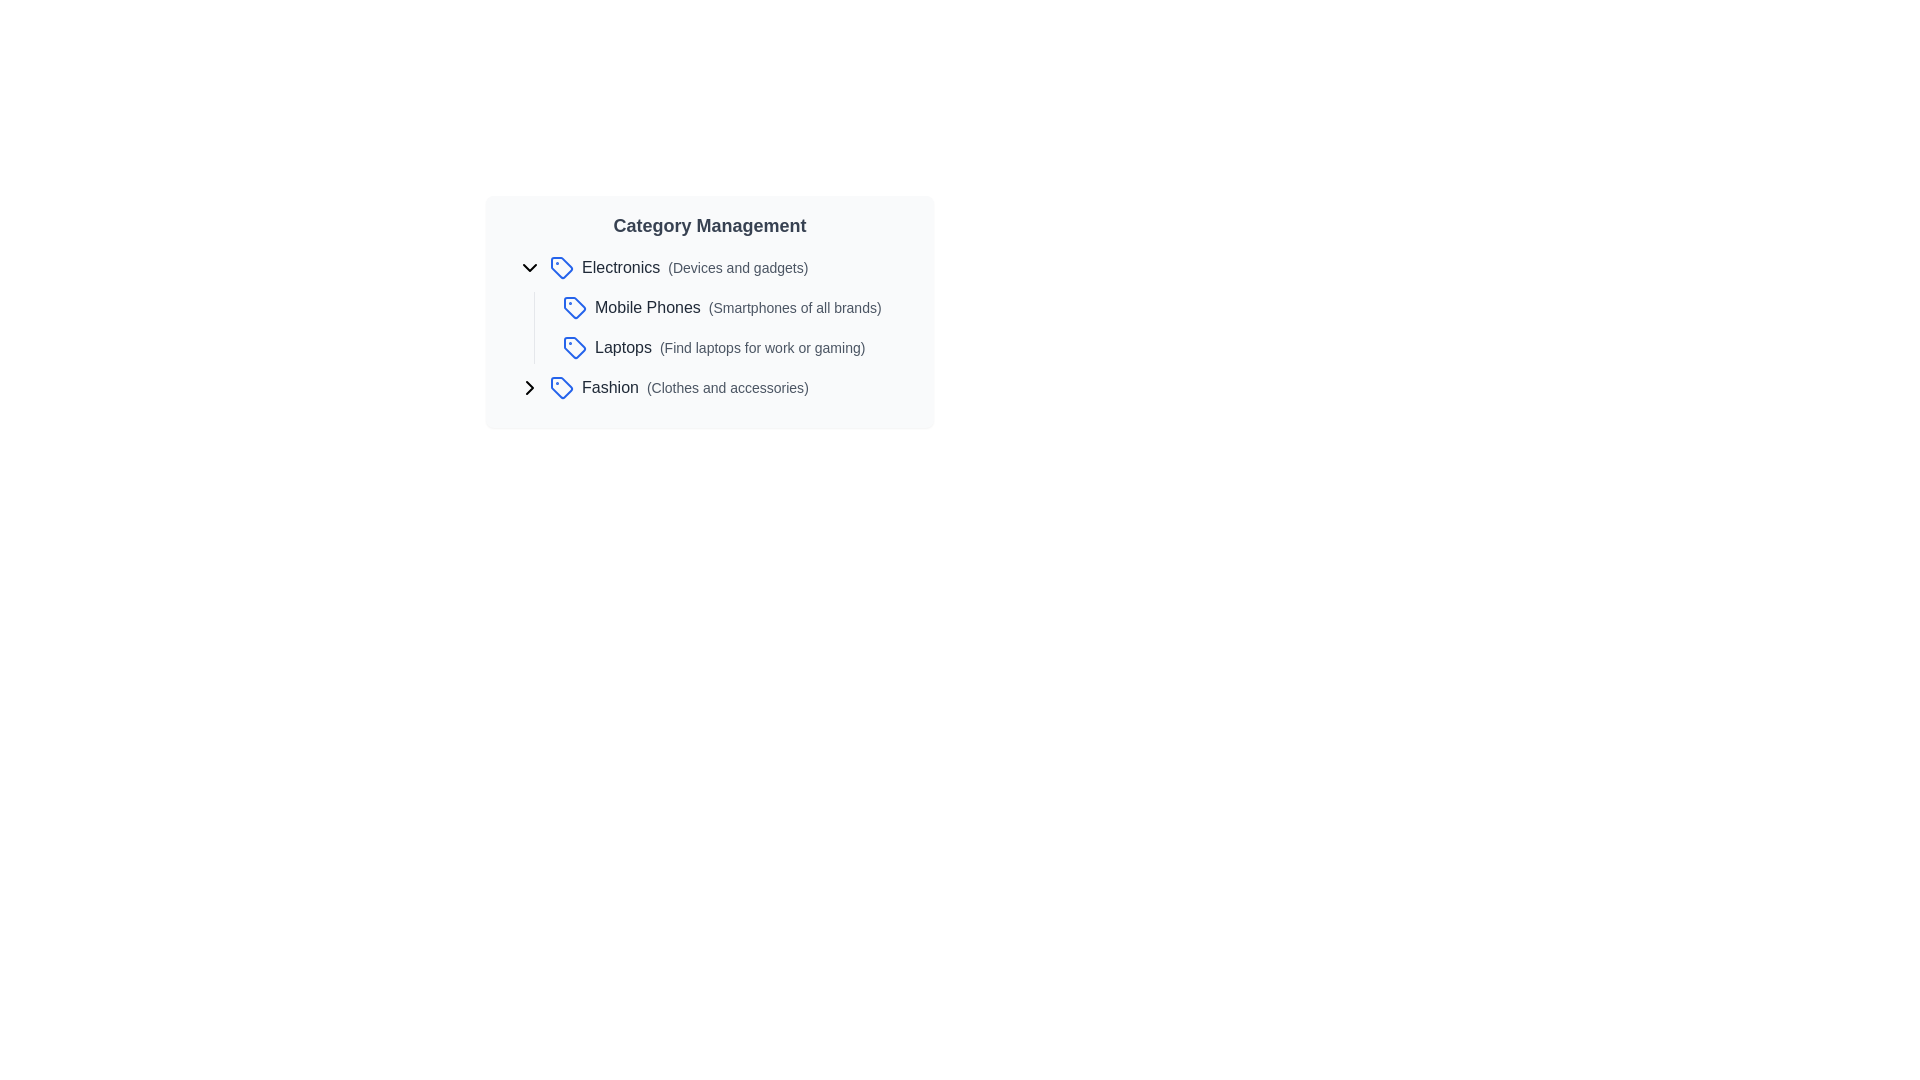 The image size is (1920, 1080). Describe the element at coordinates (737, 308) in the screenshot. I see `the category label for mobile phones located in the 'Electronics' category under 'Category Management', which is the second line item in the list` at that location.